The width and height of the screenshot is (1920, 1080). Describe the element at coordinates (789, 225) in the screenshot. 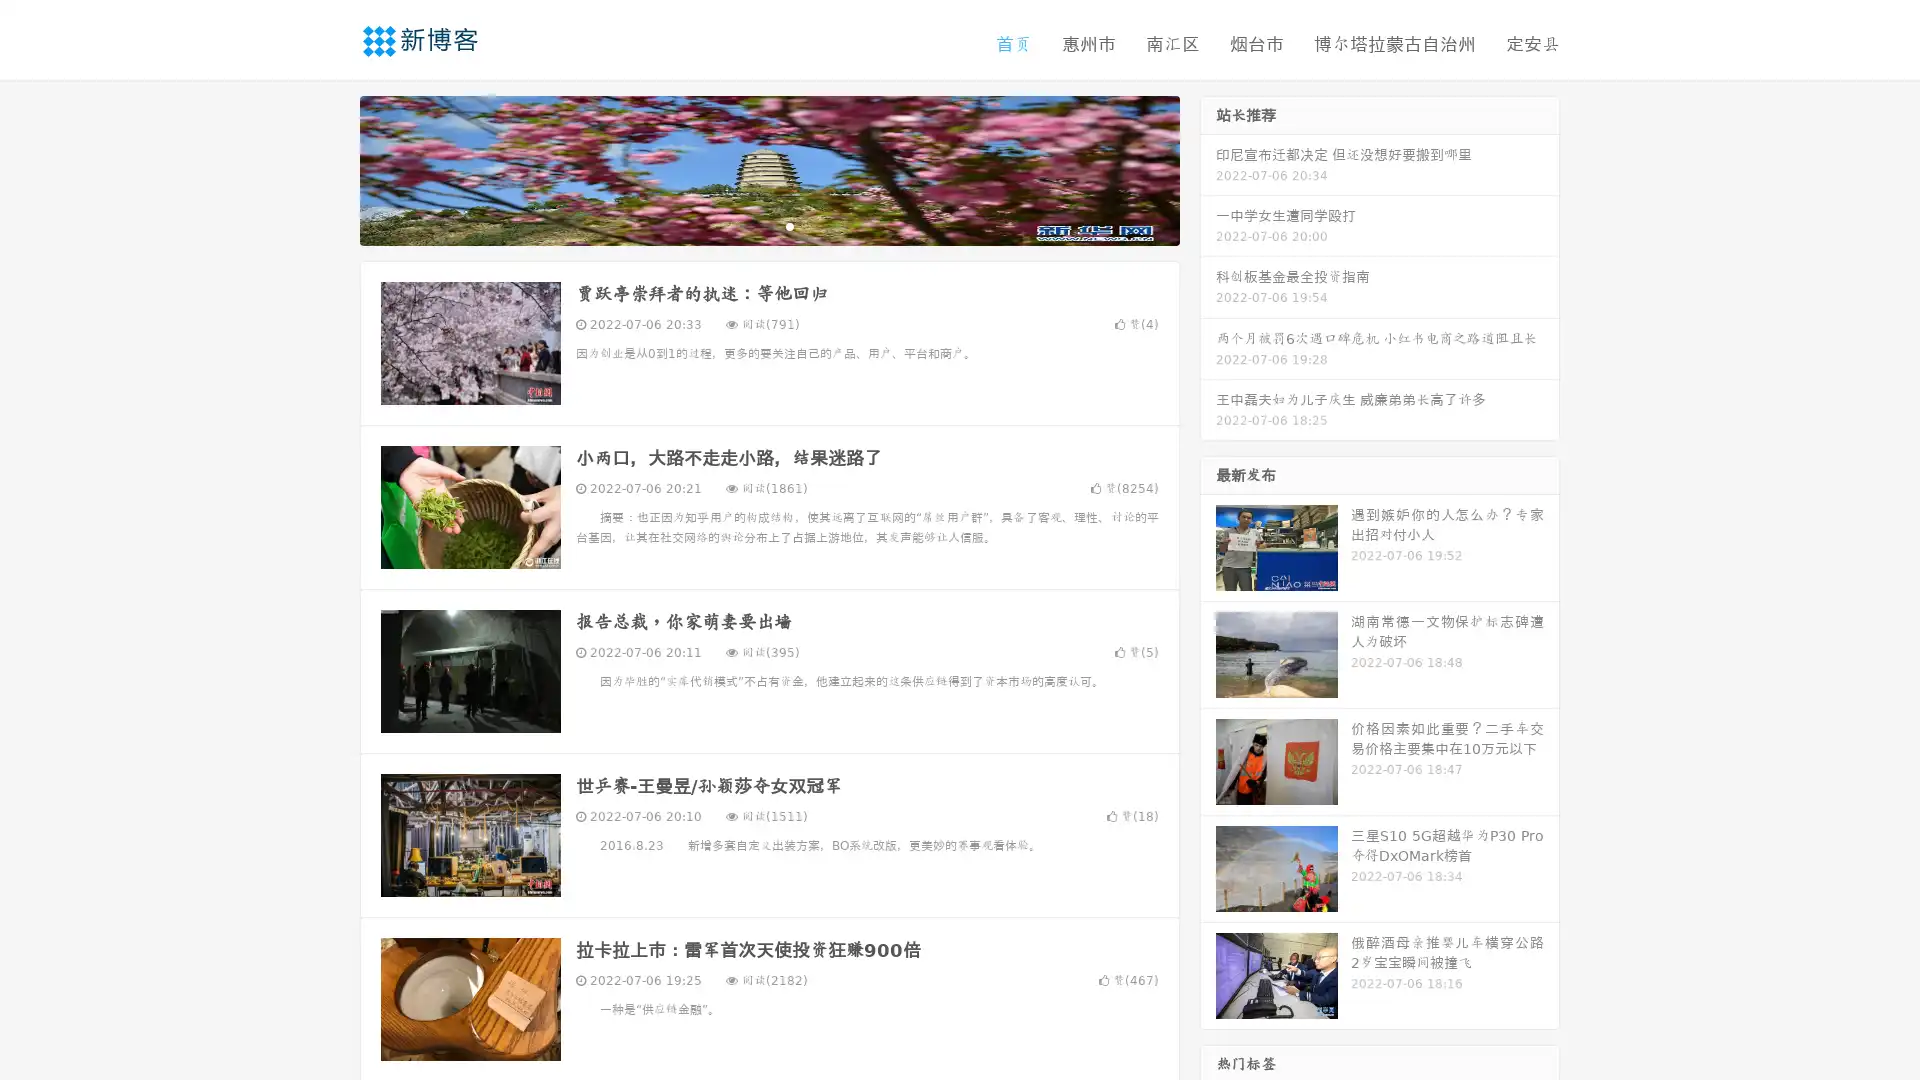

I see `Go to slide 3` at that location.